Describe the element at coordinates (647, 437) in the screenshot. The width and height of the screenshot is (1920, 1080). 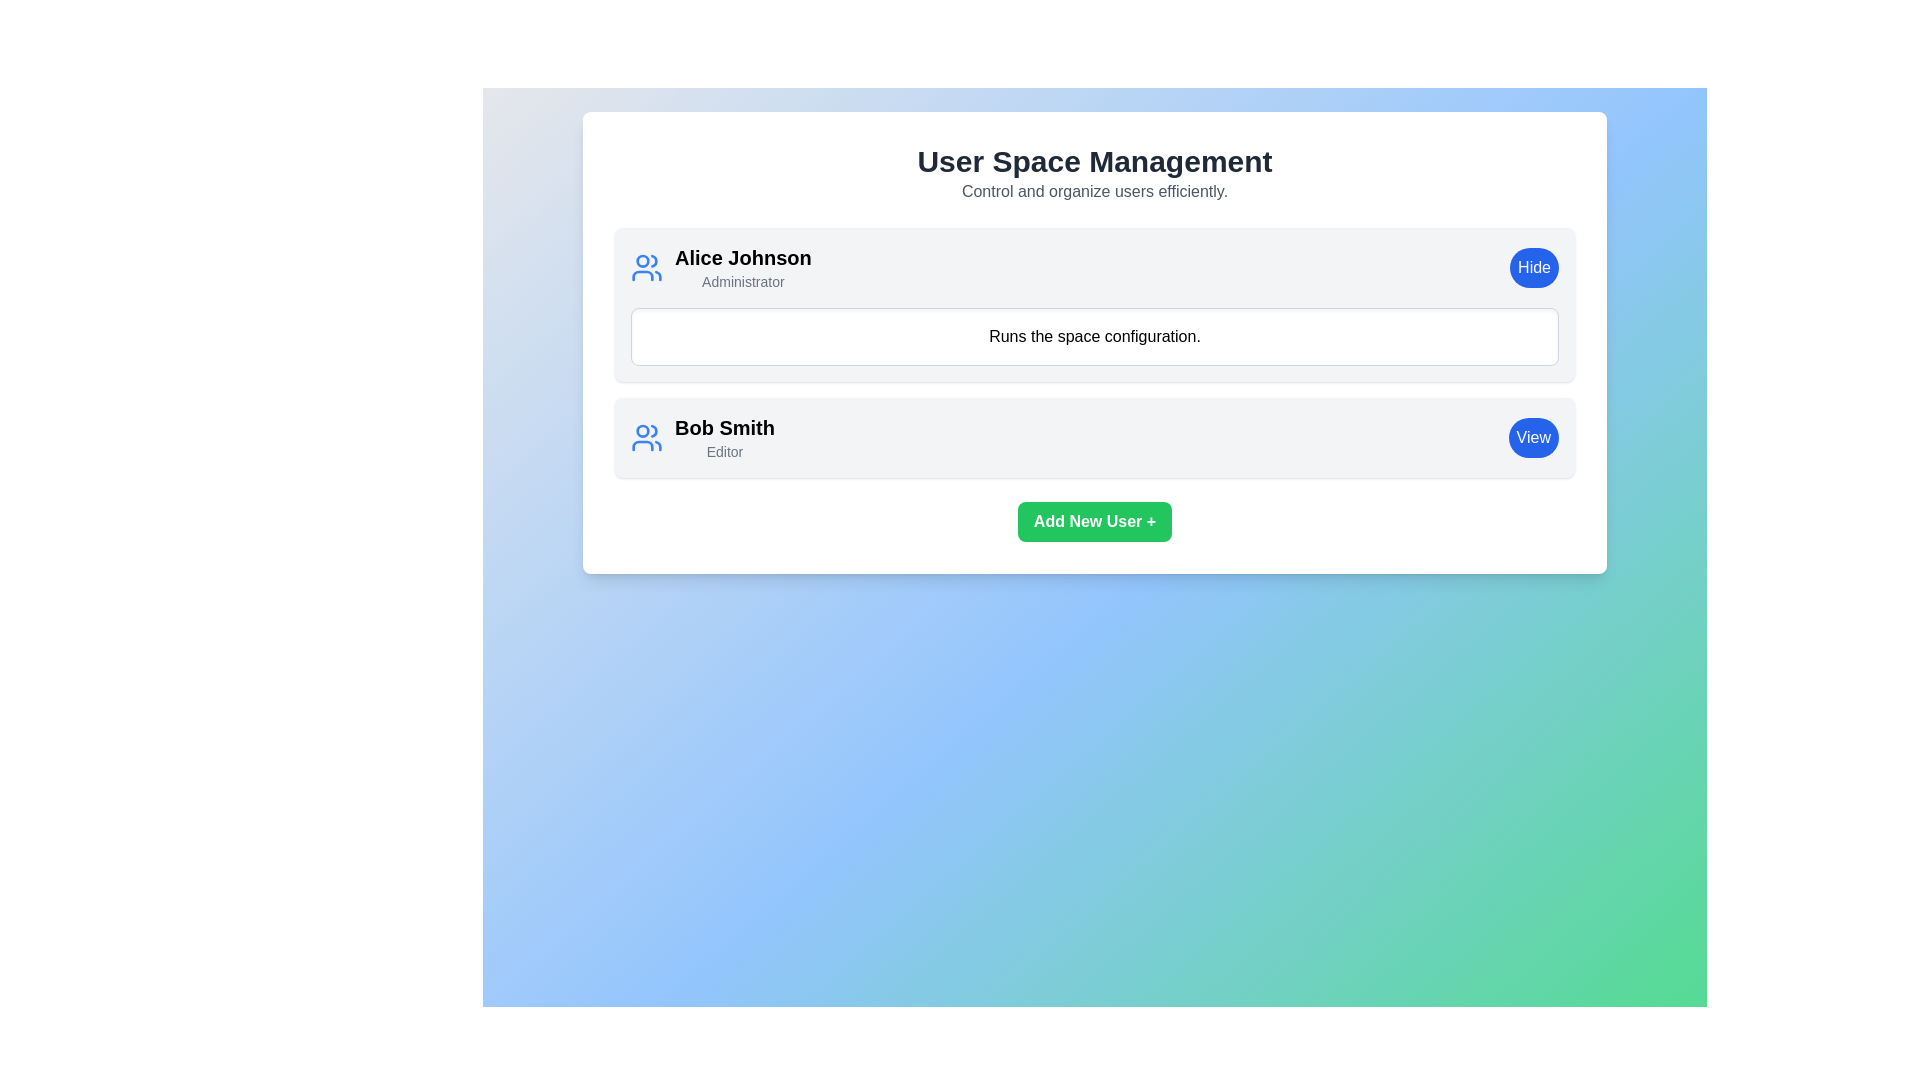
I see `the user group icon represented by two overlapping profiles in blue, located to the left of the text 'Bob Smith Editor'` at that location.